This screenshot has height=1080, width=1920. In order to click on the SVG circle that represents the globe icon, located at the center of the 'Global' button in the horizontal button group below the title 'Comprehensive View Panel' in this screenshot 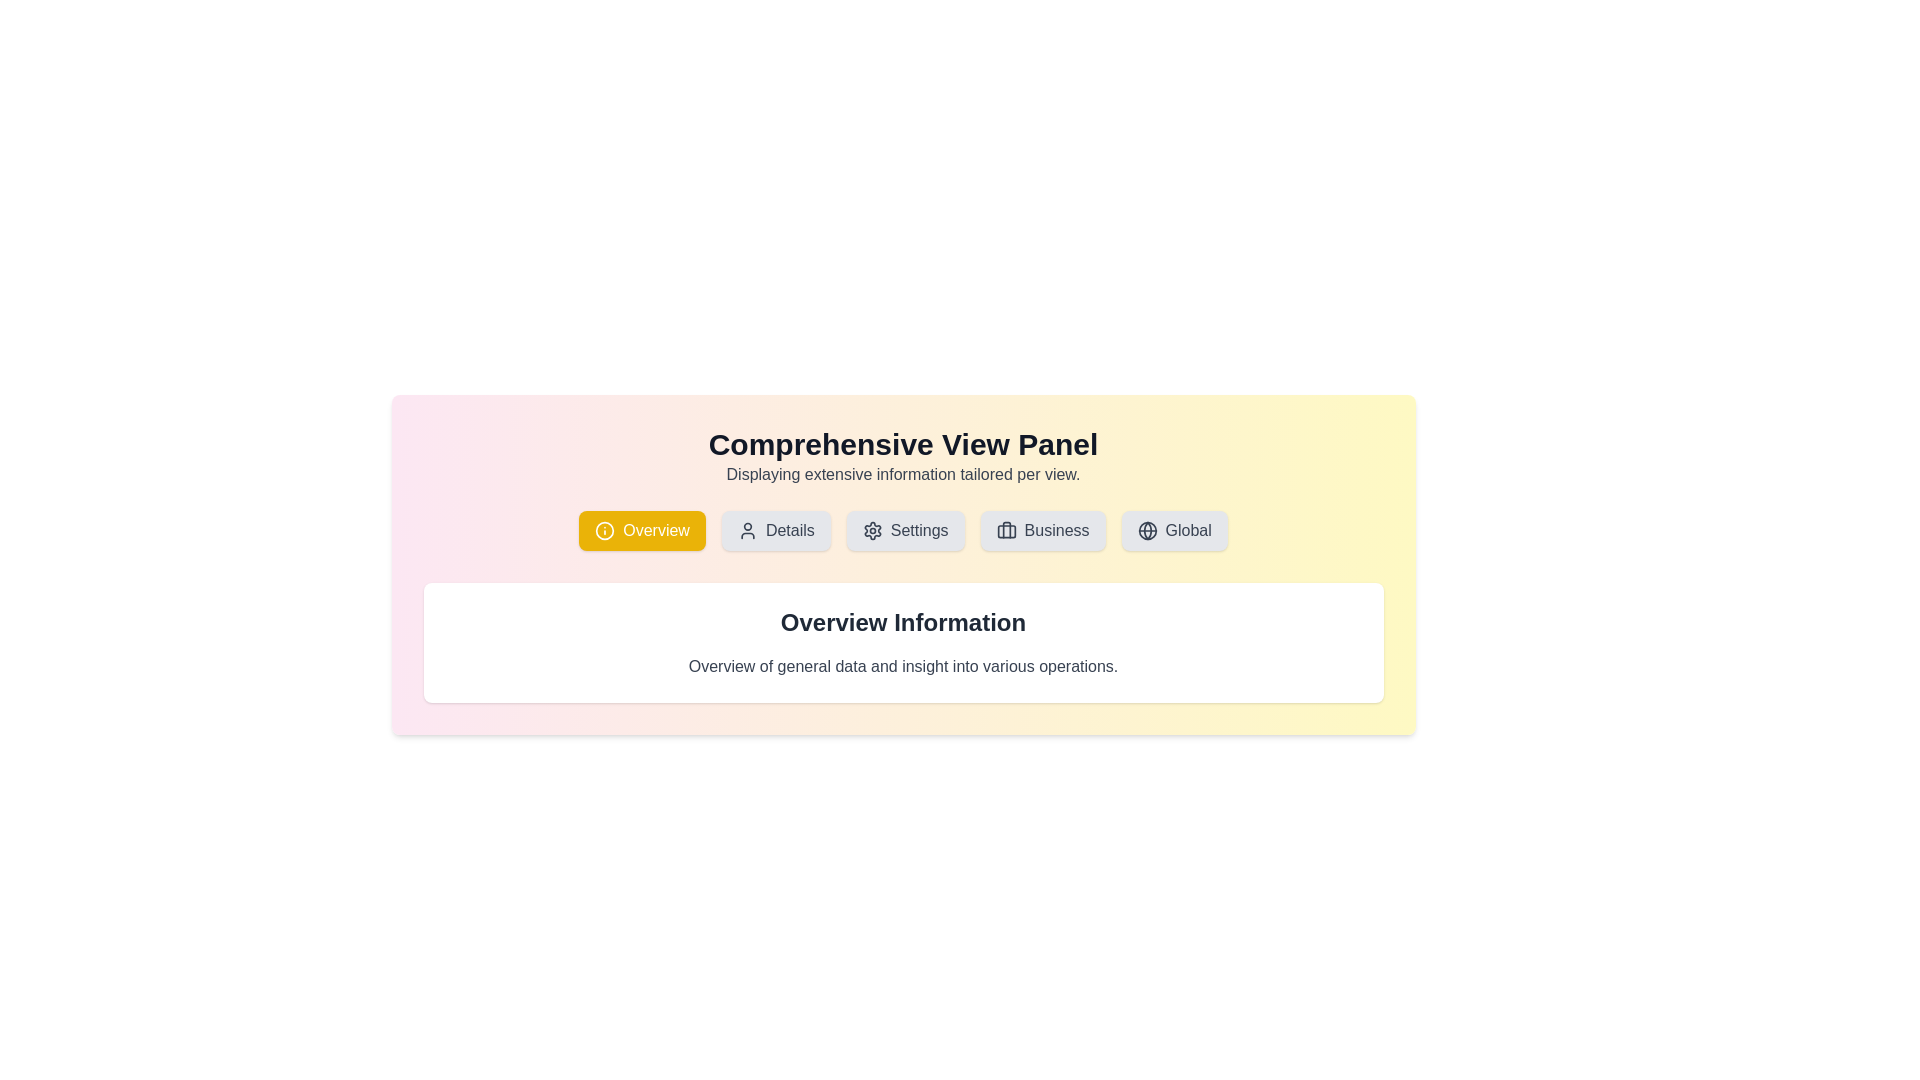, I will do `click(1147, 530)`.